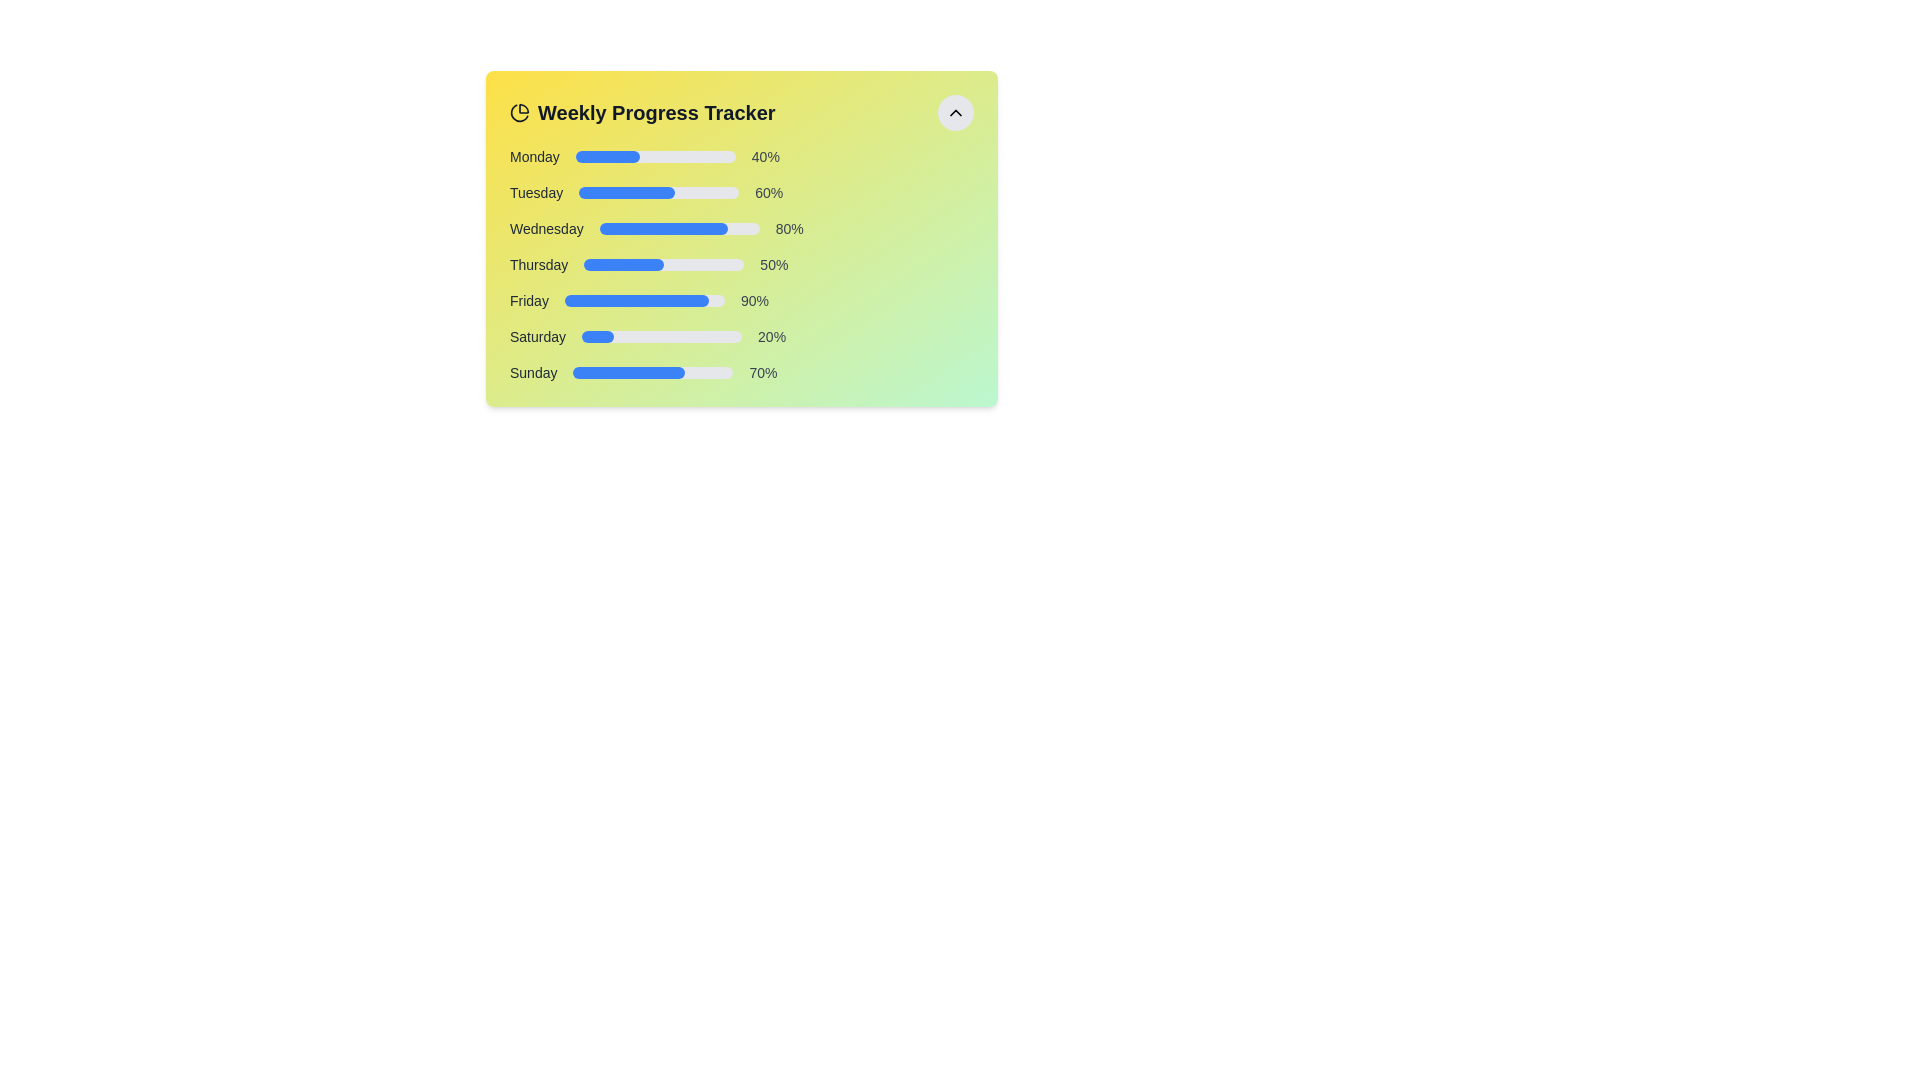  Describe the element at coordinates (954, 112) in the screenshot. I see `the circular button located at the top-right corner of the 'Weekly Progress Tracker' card` at that location.